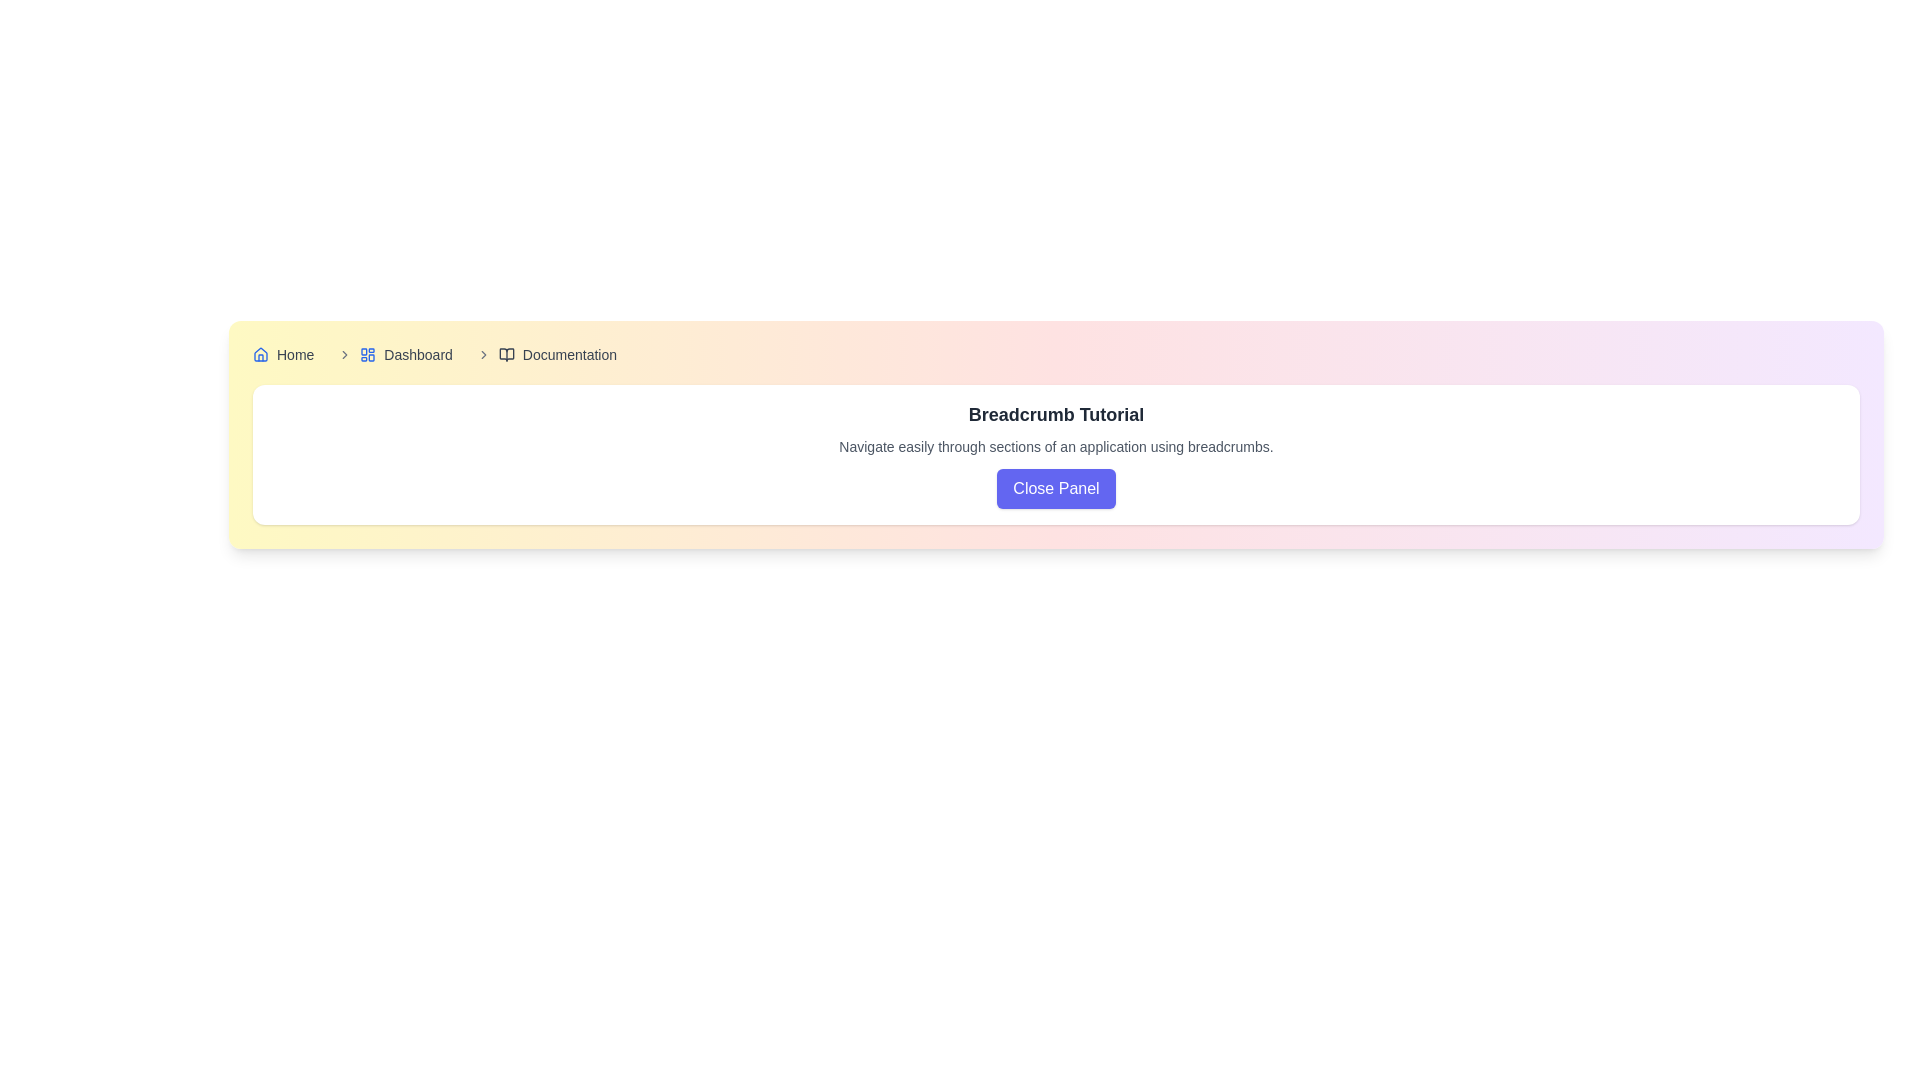 The height and width of the screenshot is (1080, 1920). I want to click on the open book icon in the breadcrumb navigation located next to the 'Documentation' text label, so click(506, 353).